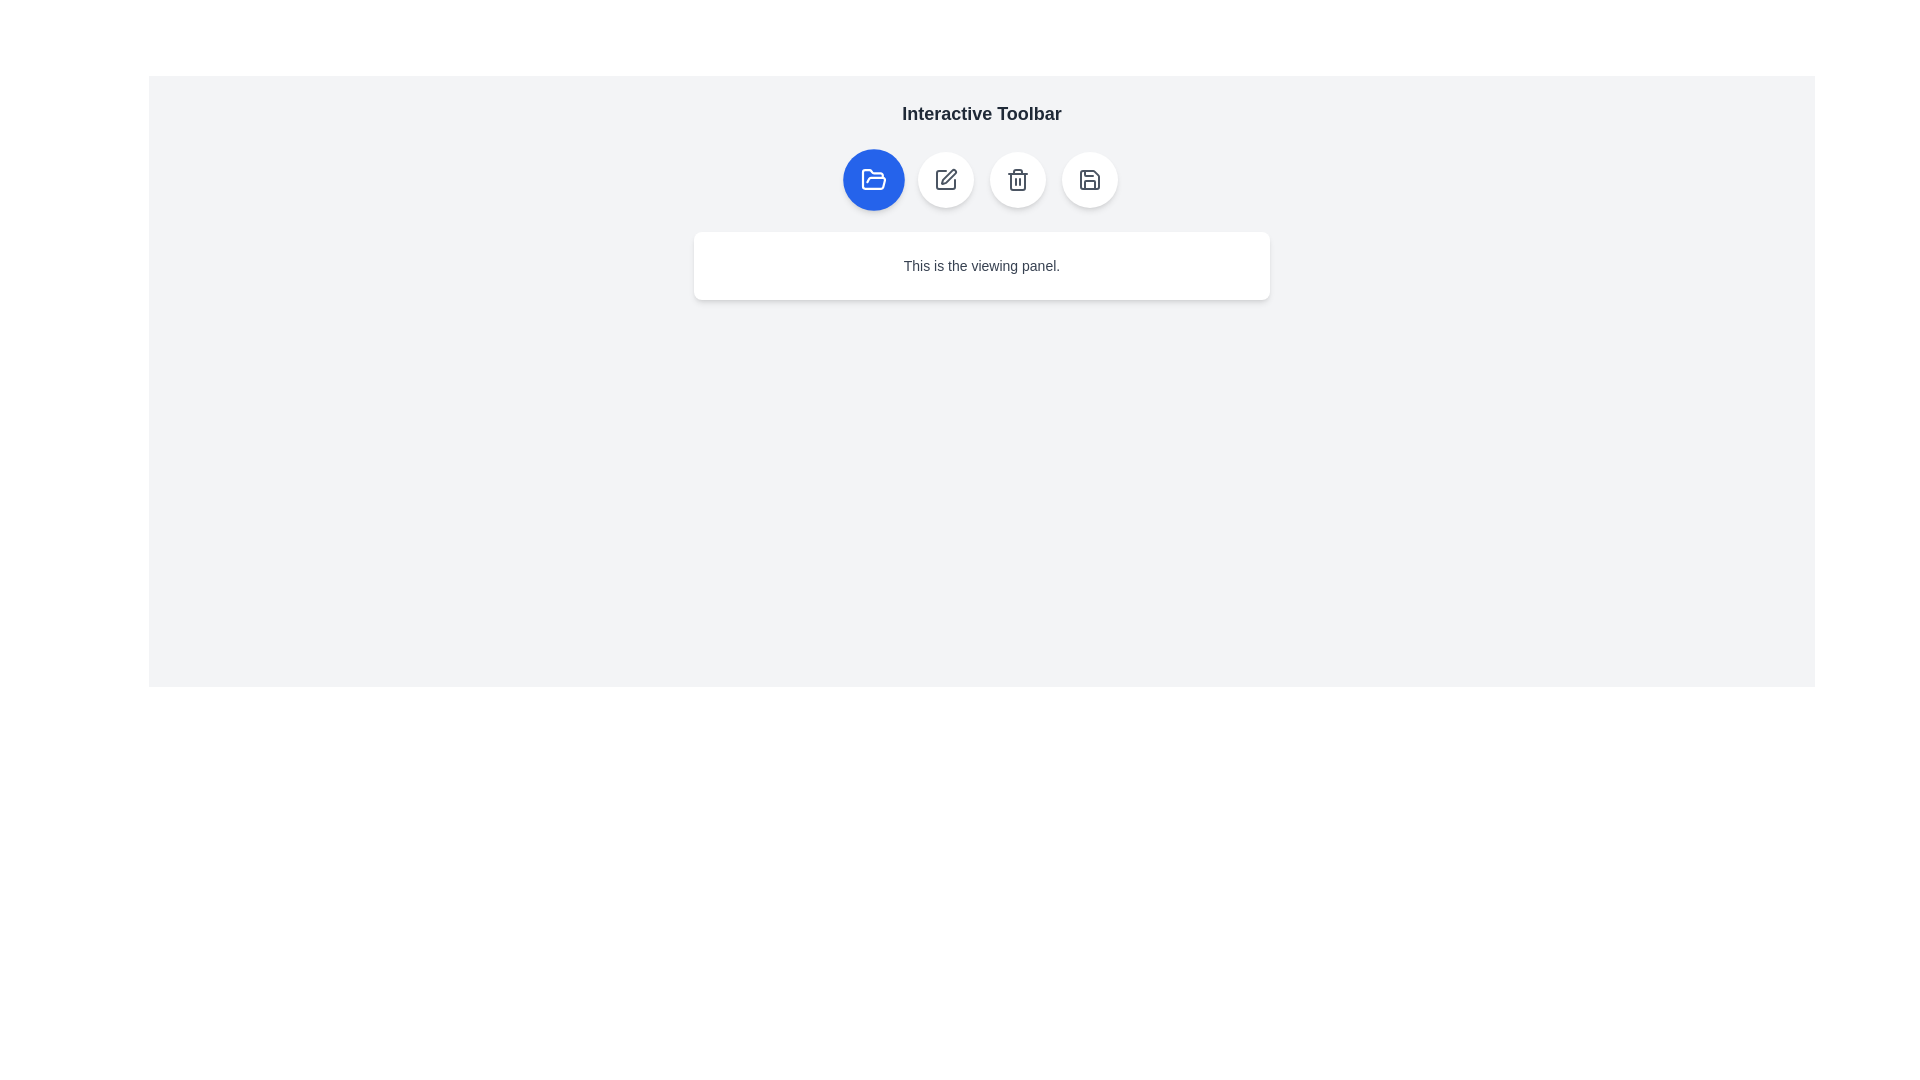  Describe the element at coordinates (1017, 180) in the screenshot. I see `the white circular button with a garbage bin icon, which is the third button in the 'Interactive Toolbar'` at that location.